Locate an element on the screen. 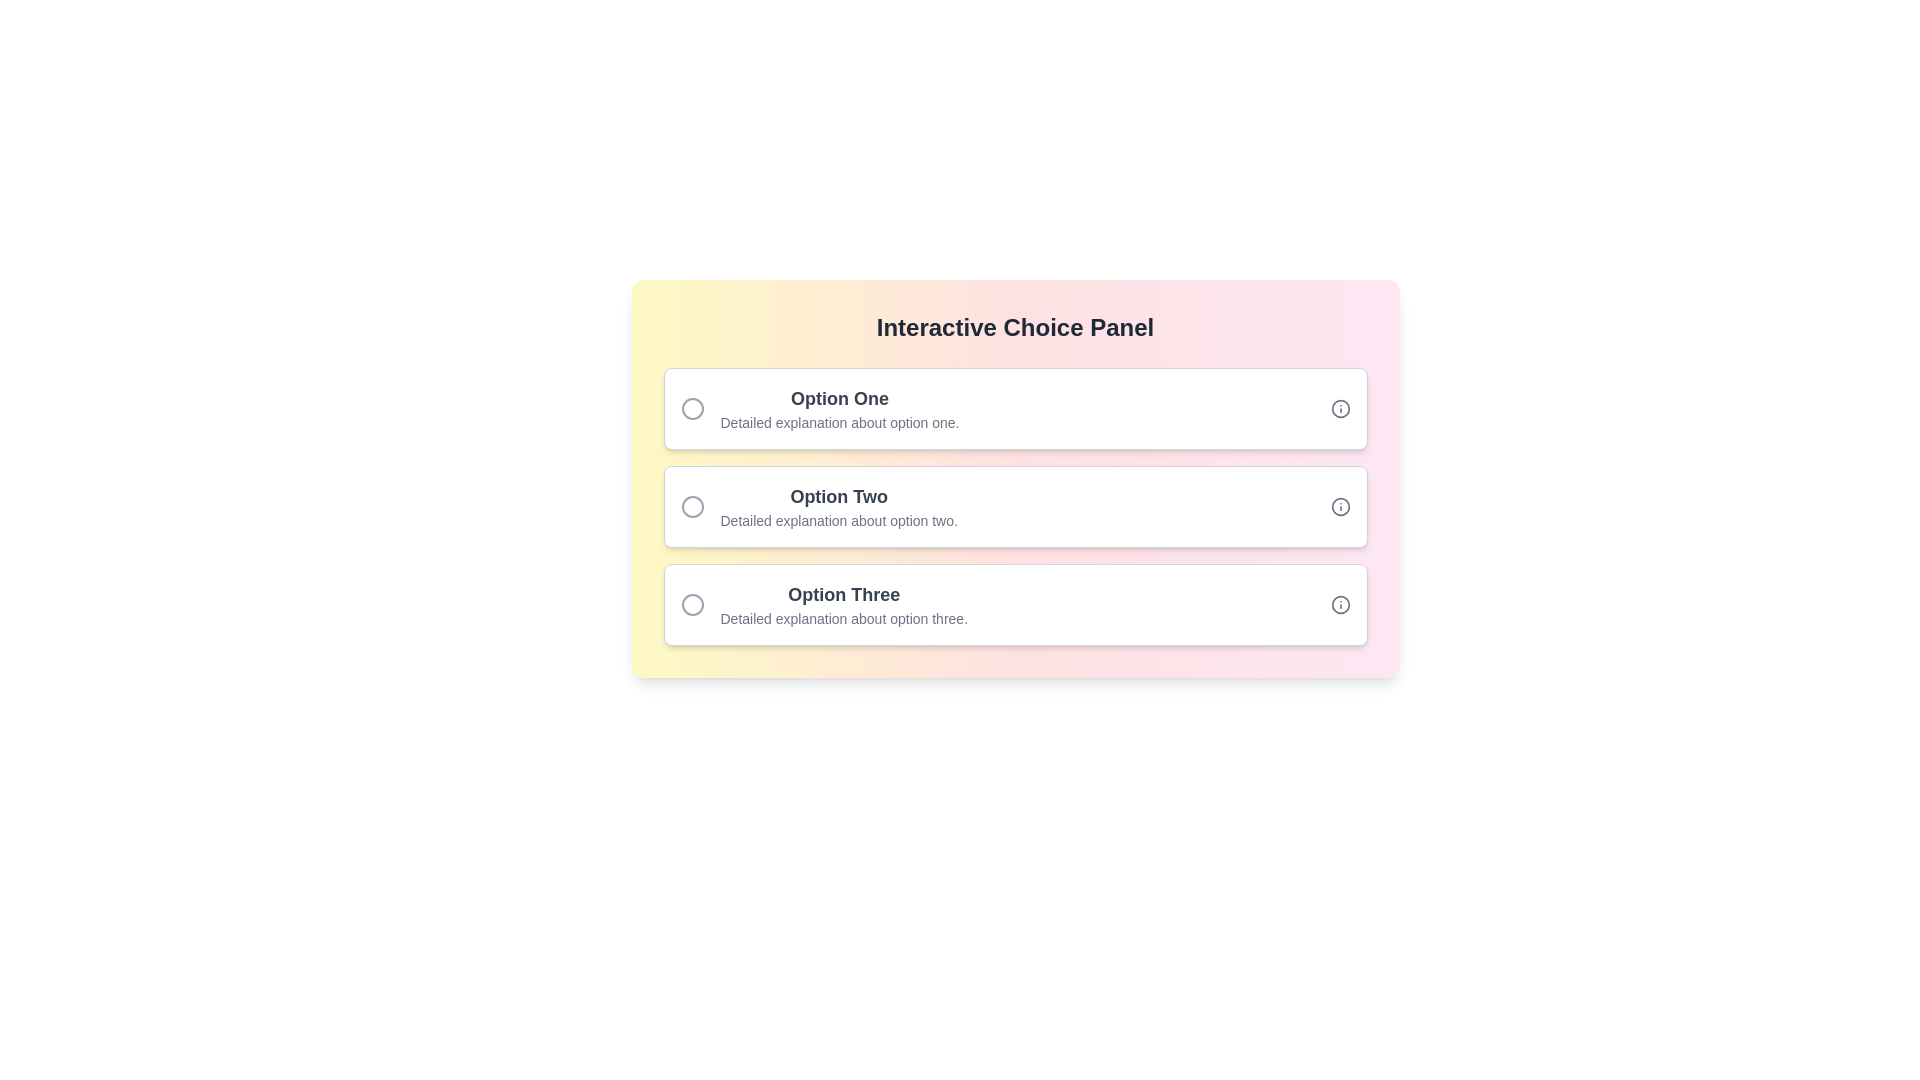 The width and height of the screenshot is (1920, 1080). the selectable choice labeled 'Option One' in the first panel of the vertical stack is located at coordinates (1015, 407).